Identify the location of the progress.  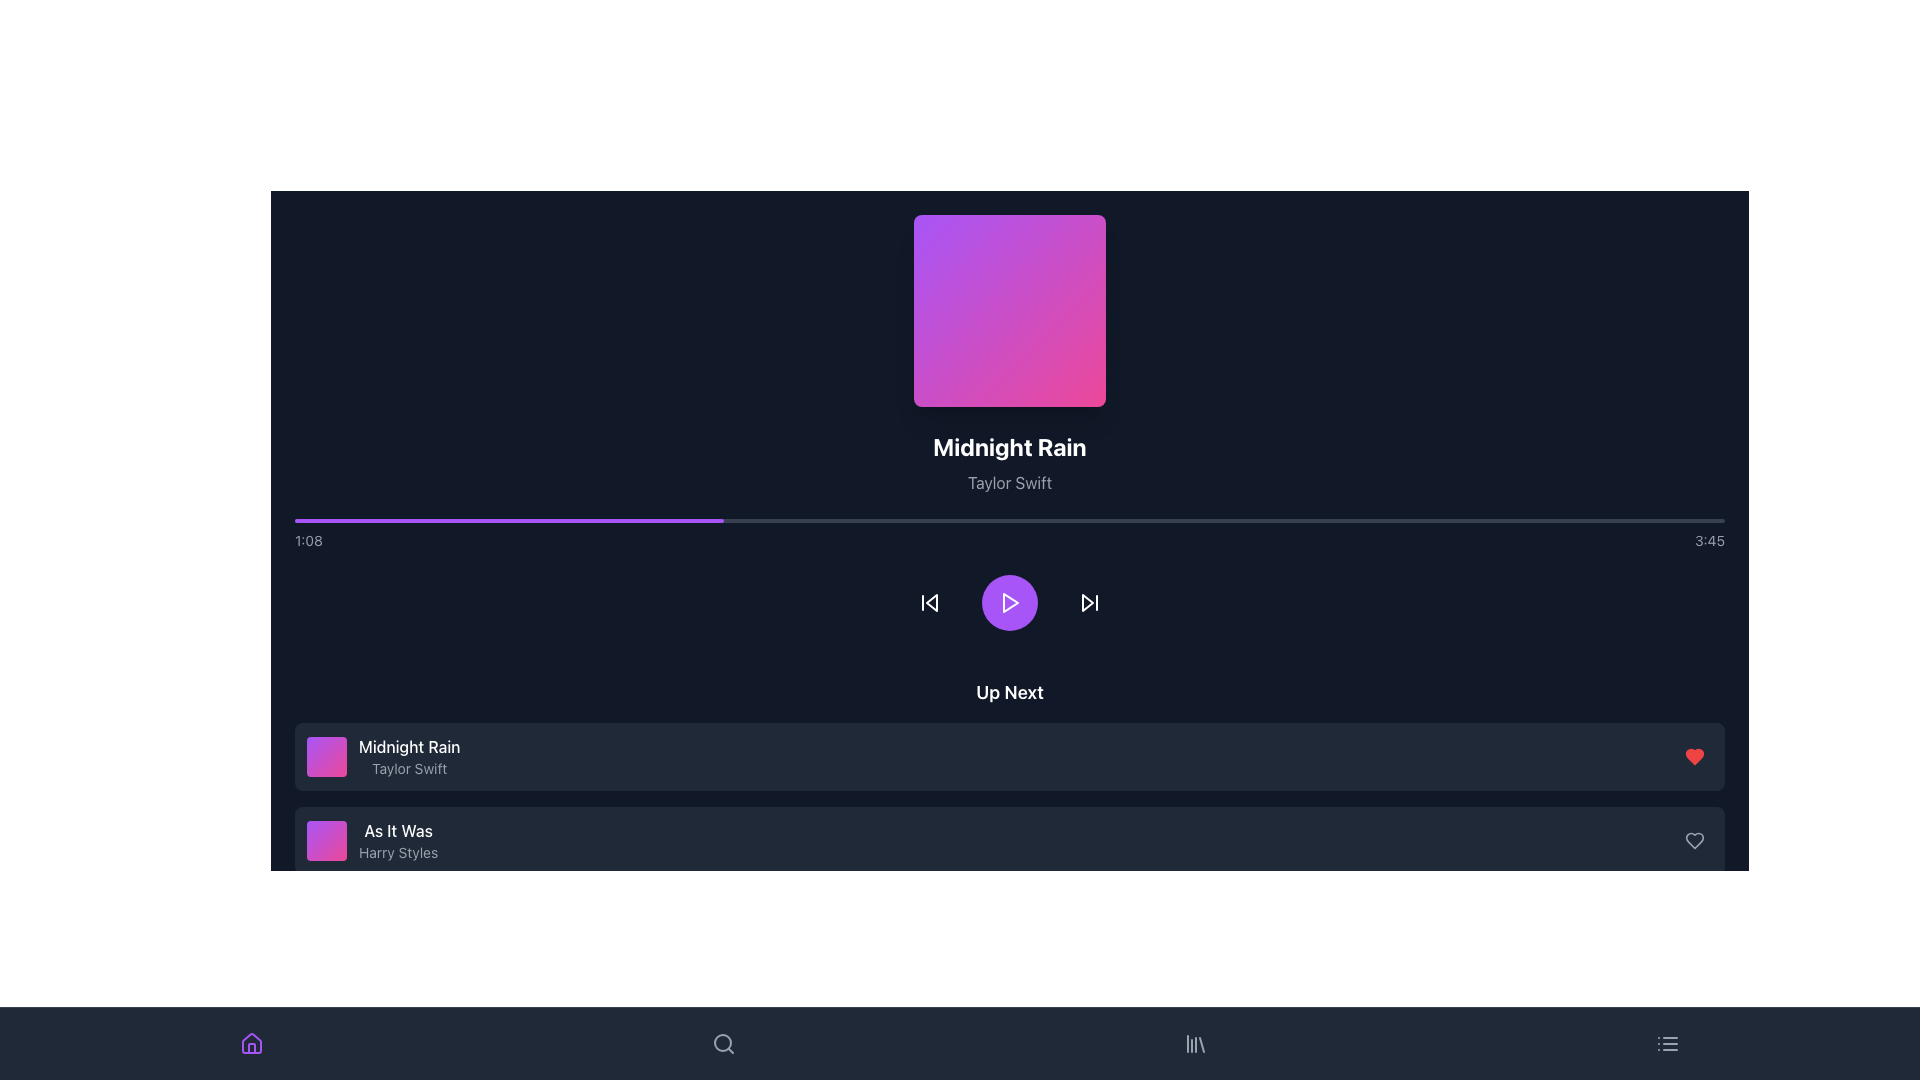
(1709, 519).